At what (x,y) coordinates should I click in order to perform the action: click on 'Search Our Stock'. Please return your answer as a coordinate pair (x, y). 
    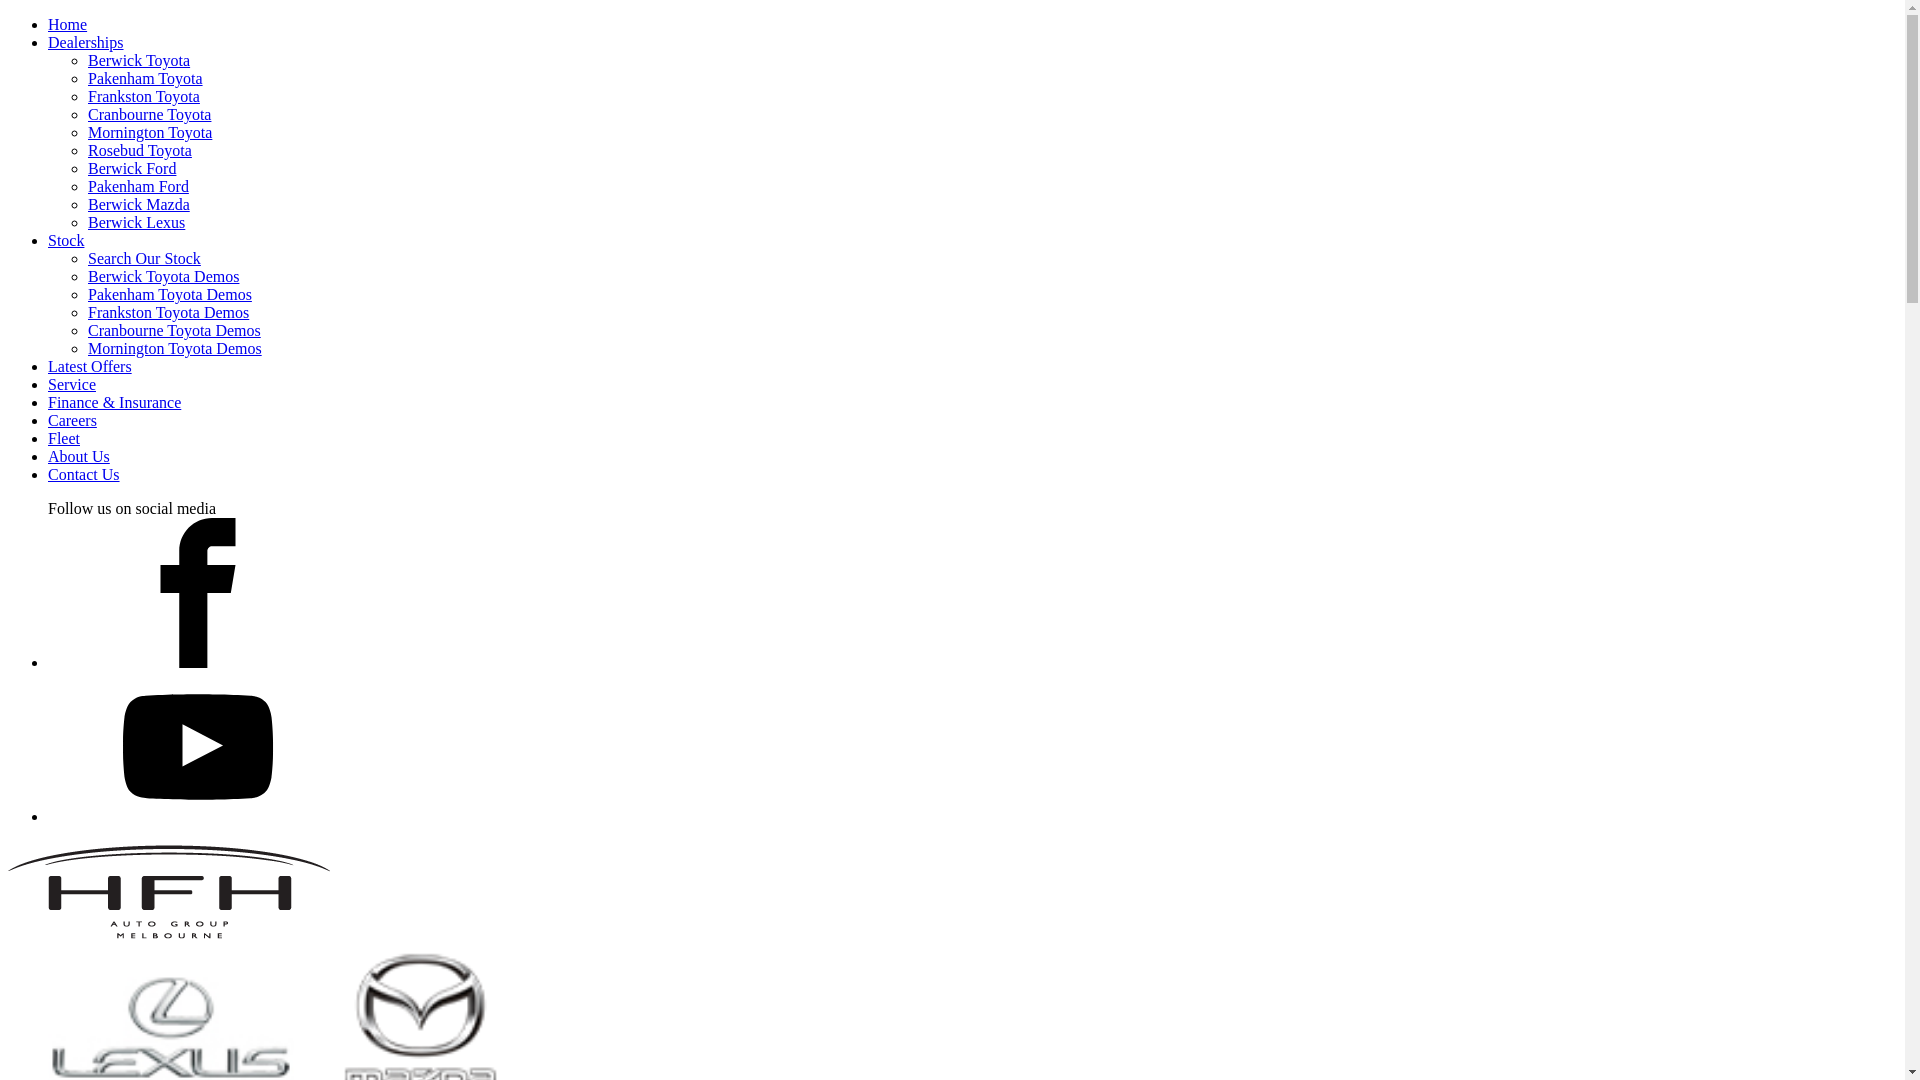
    Looking at the image, I should click on (143, 257).